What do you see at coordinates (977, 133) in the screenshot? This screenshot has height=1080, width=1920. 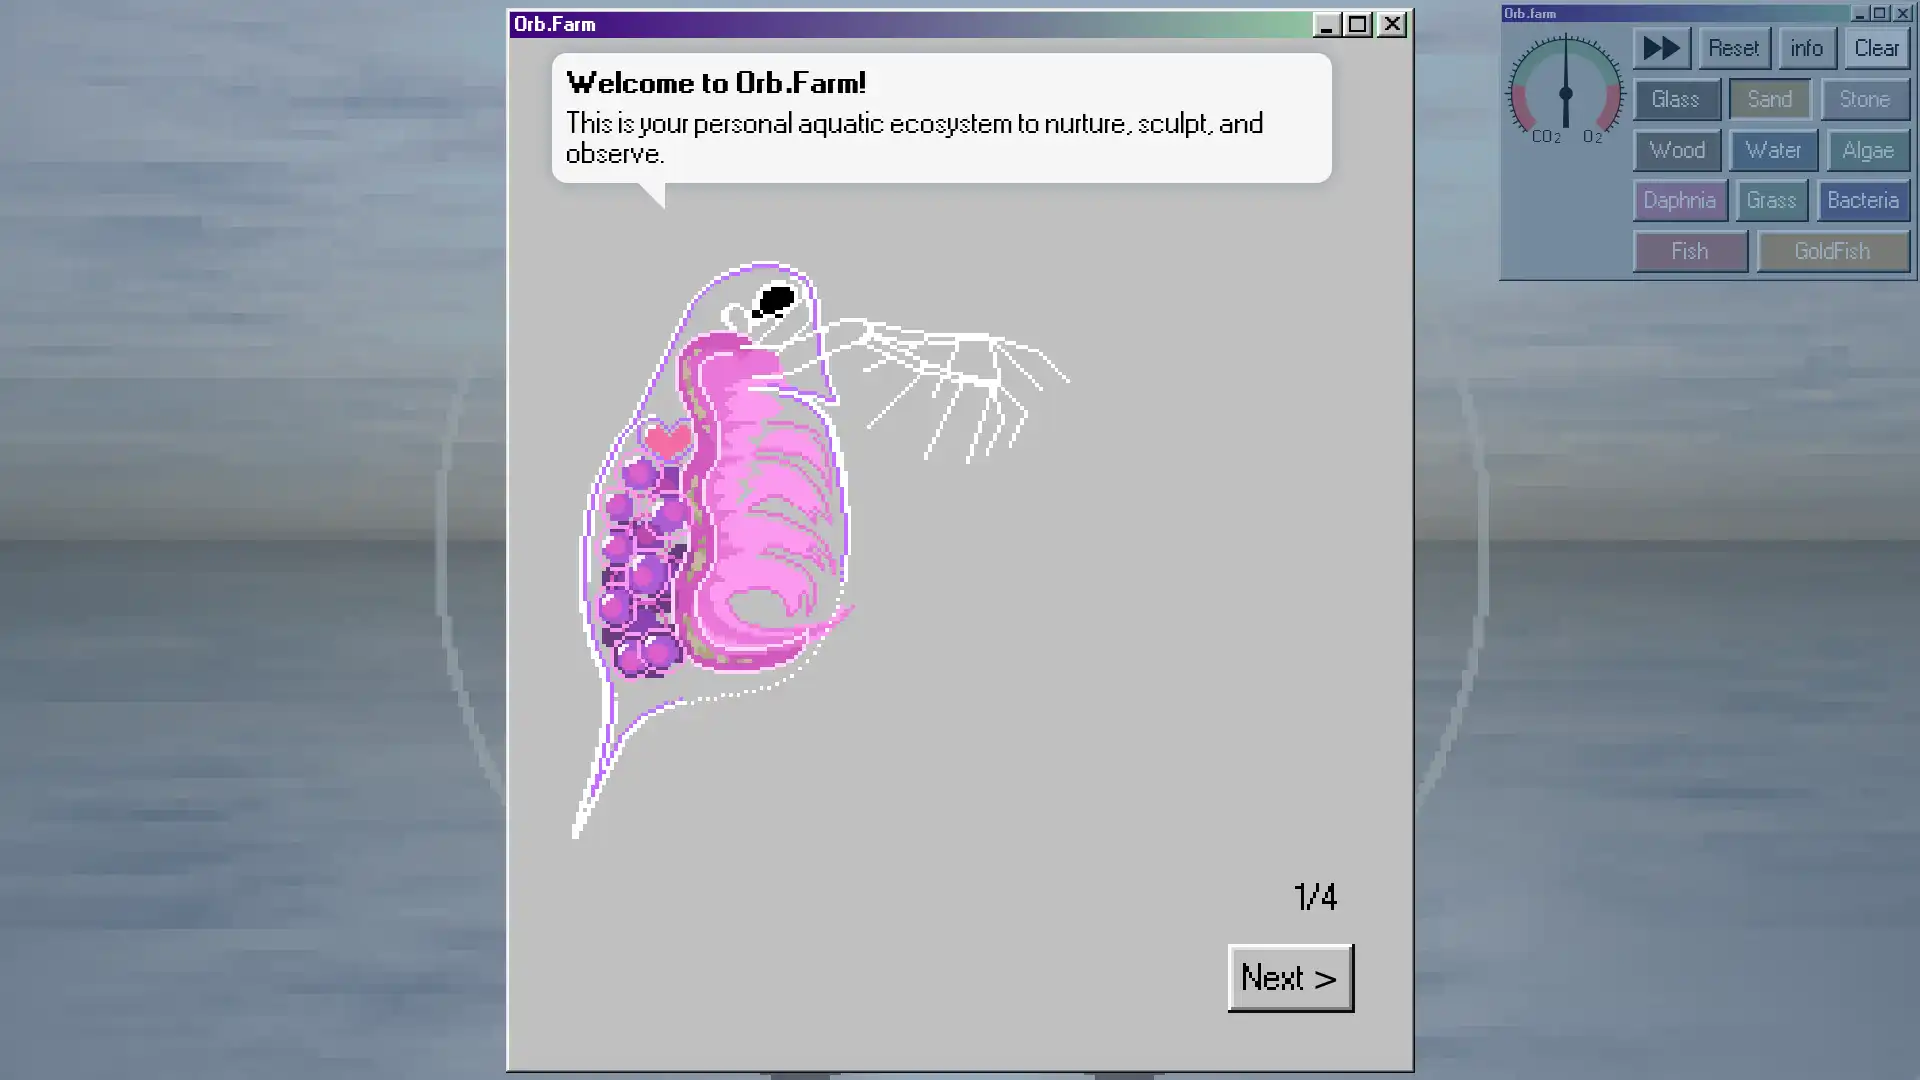 I see `GoldFish` at bounding box center [977, 133].